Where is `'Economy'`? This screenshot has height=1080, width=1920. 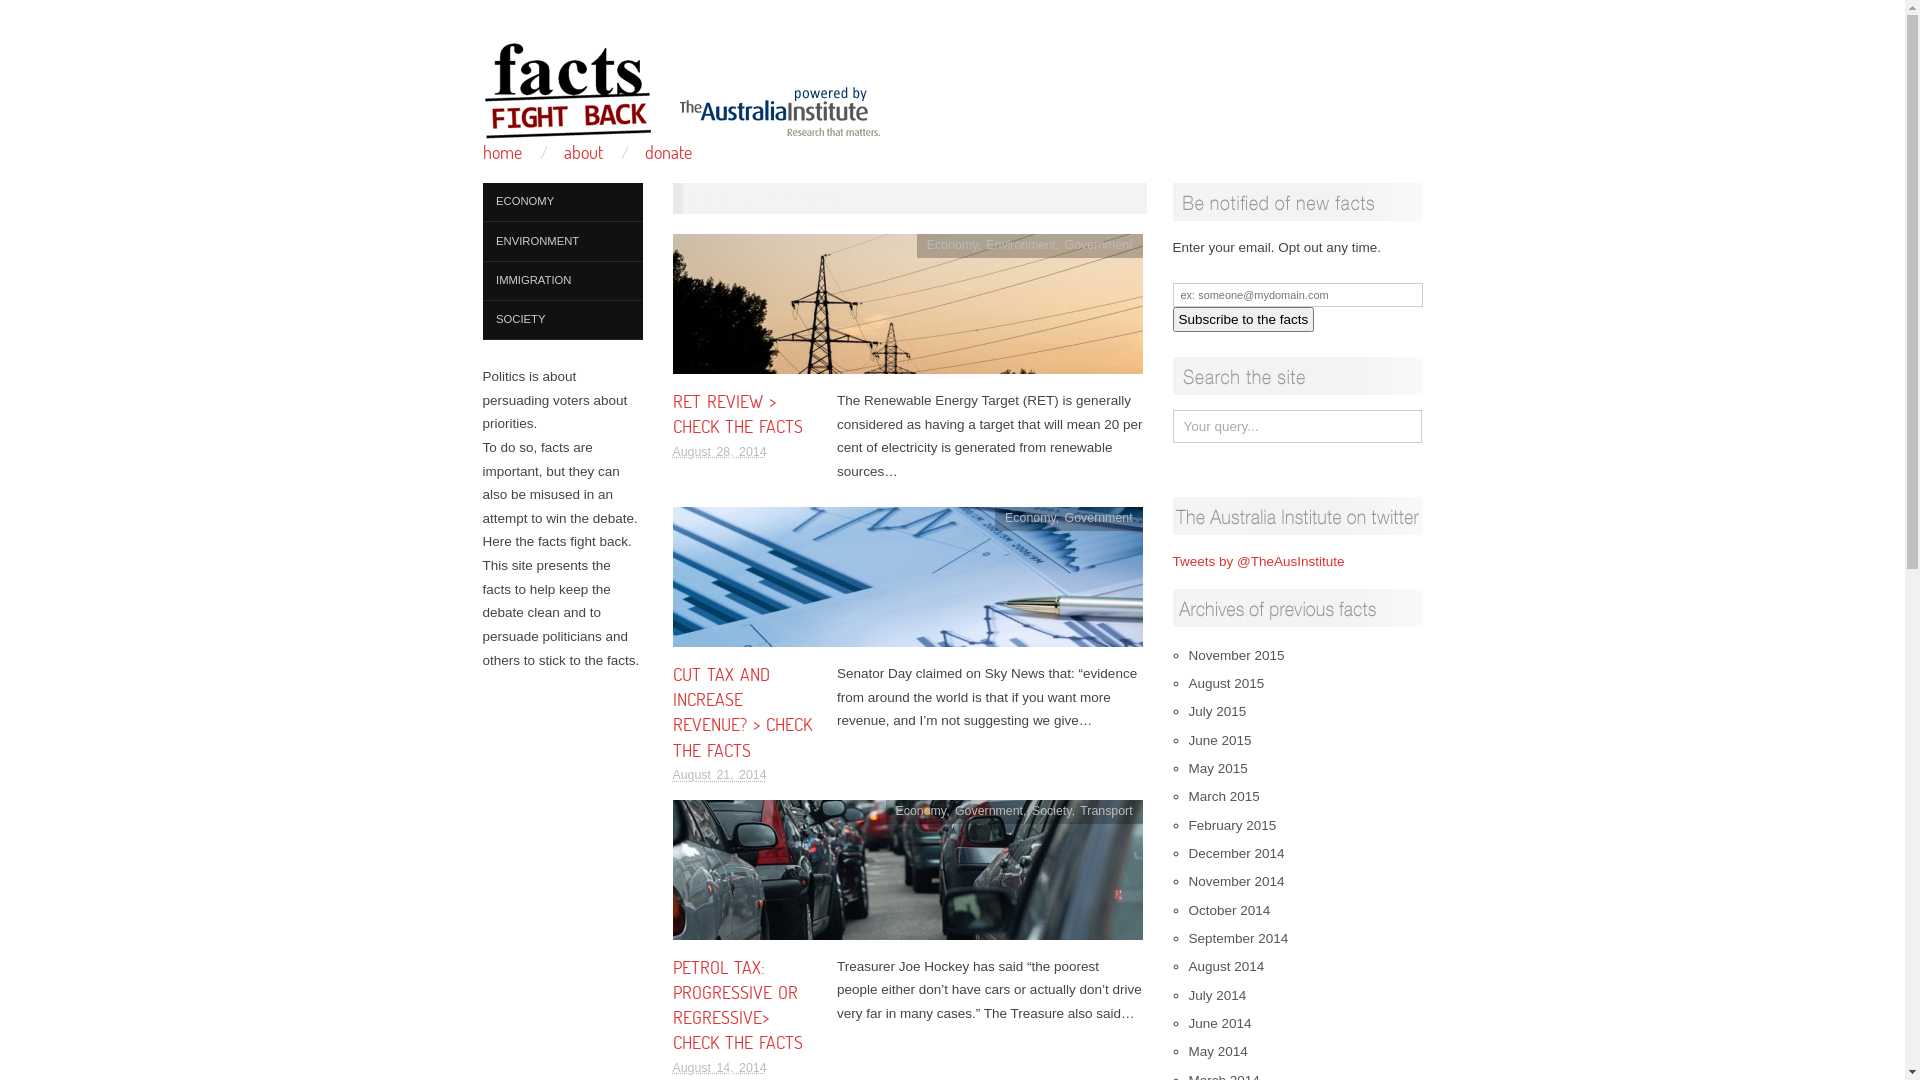
'Economy' is located at coordinates (951, 244).